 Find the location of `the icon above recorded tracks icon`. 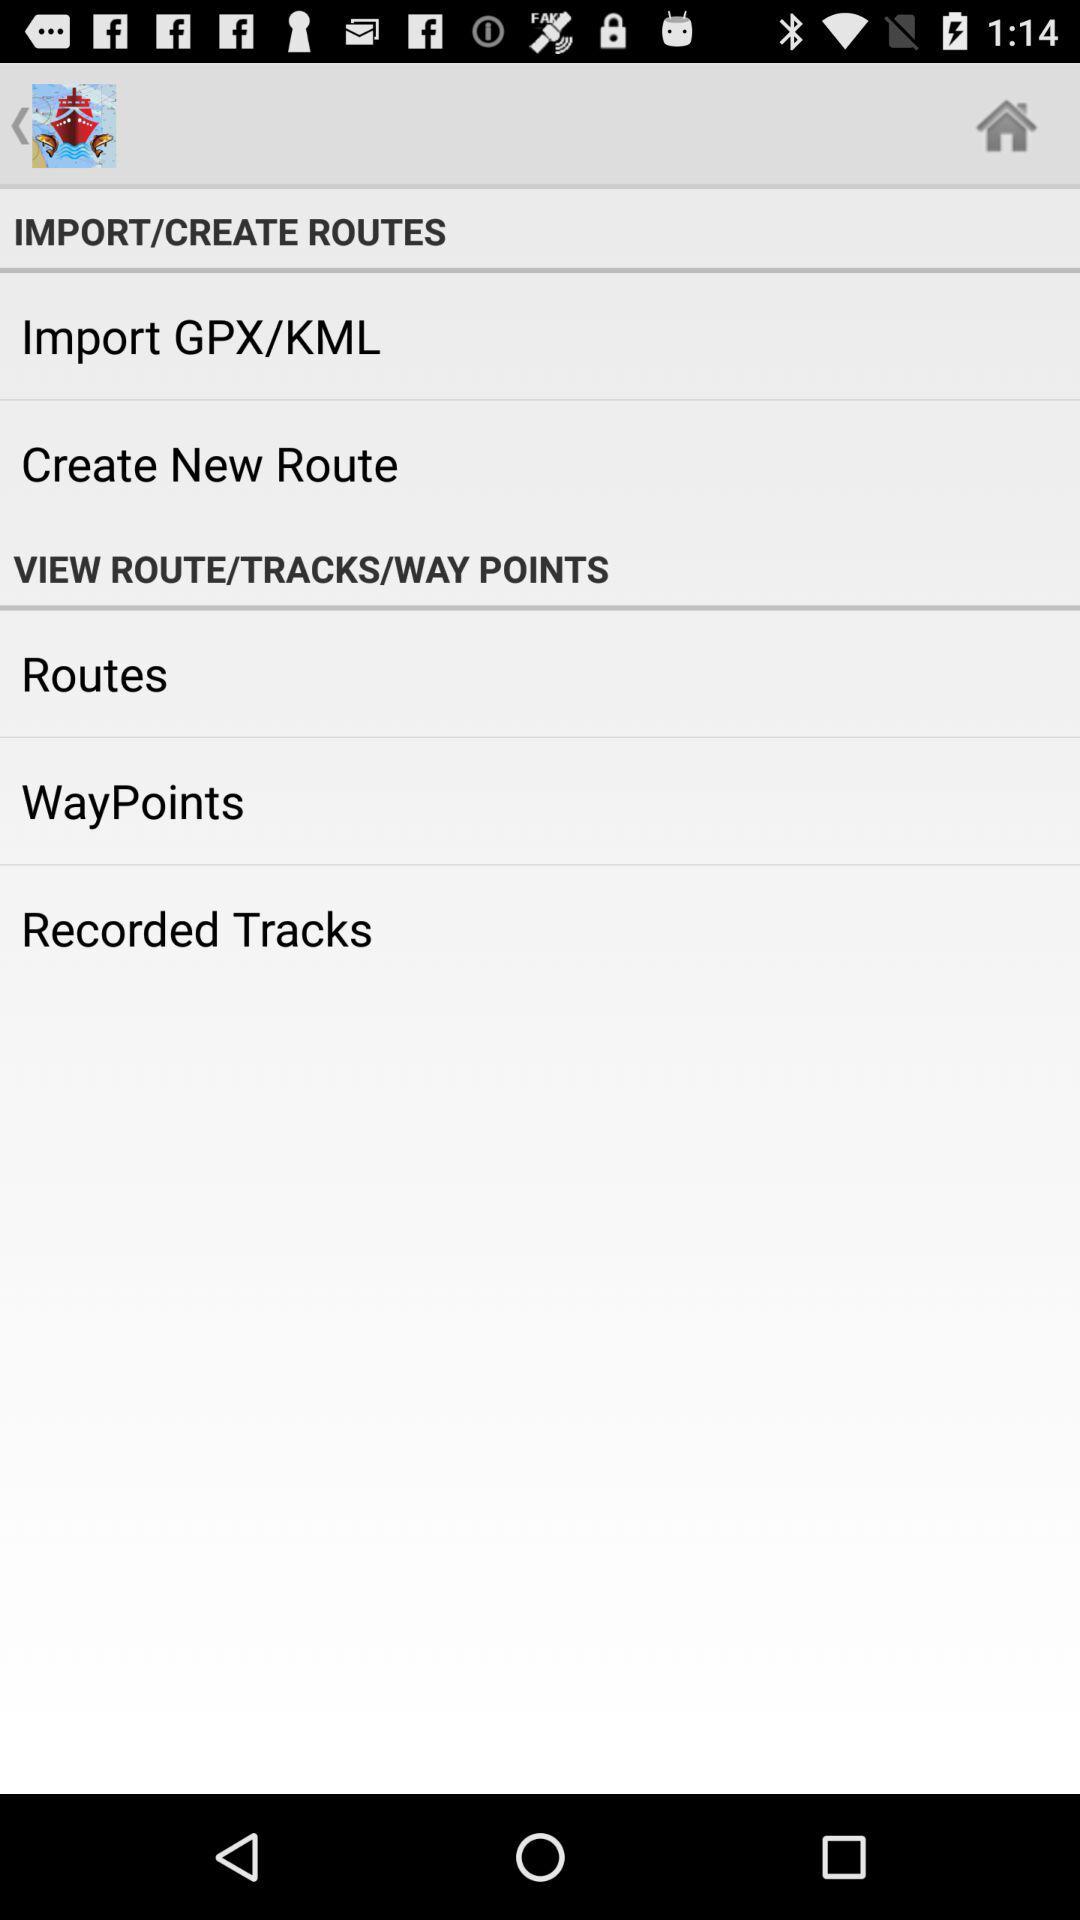

the icon above recorded tracks icon is located at coordinates (540, 801).